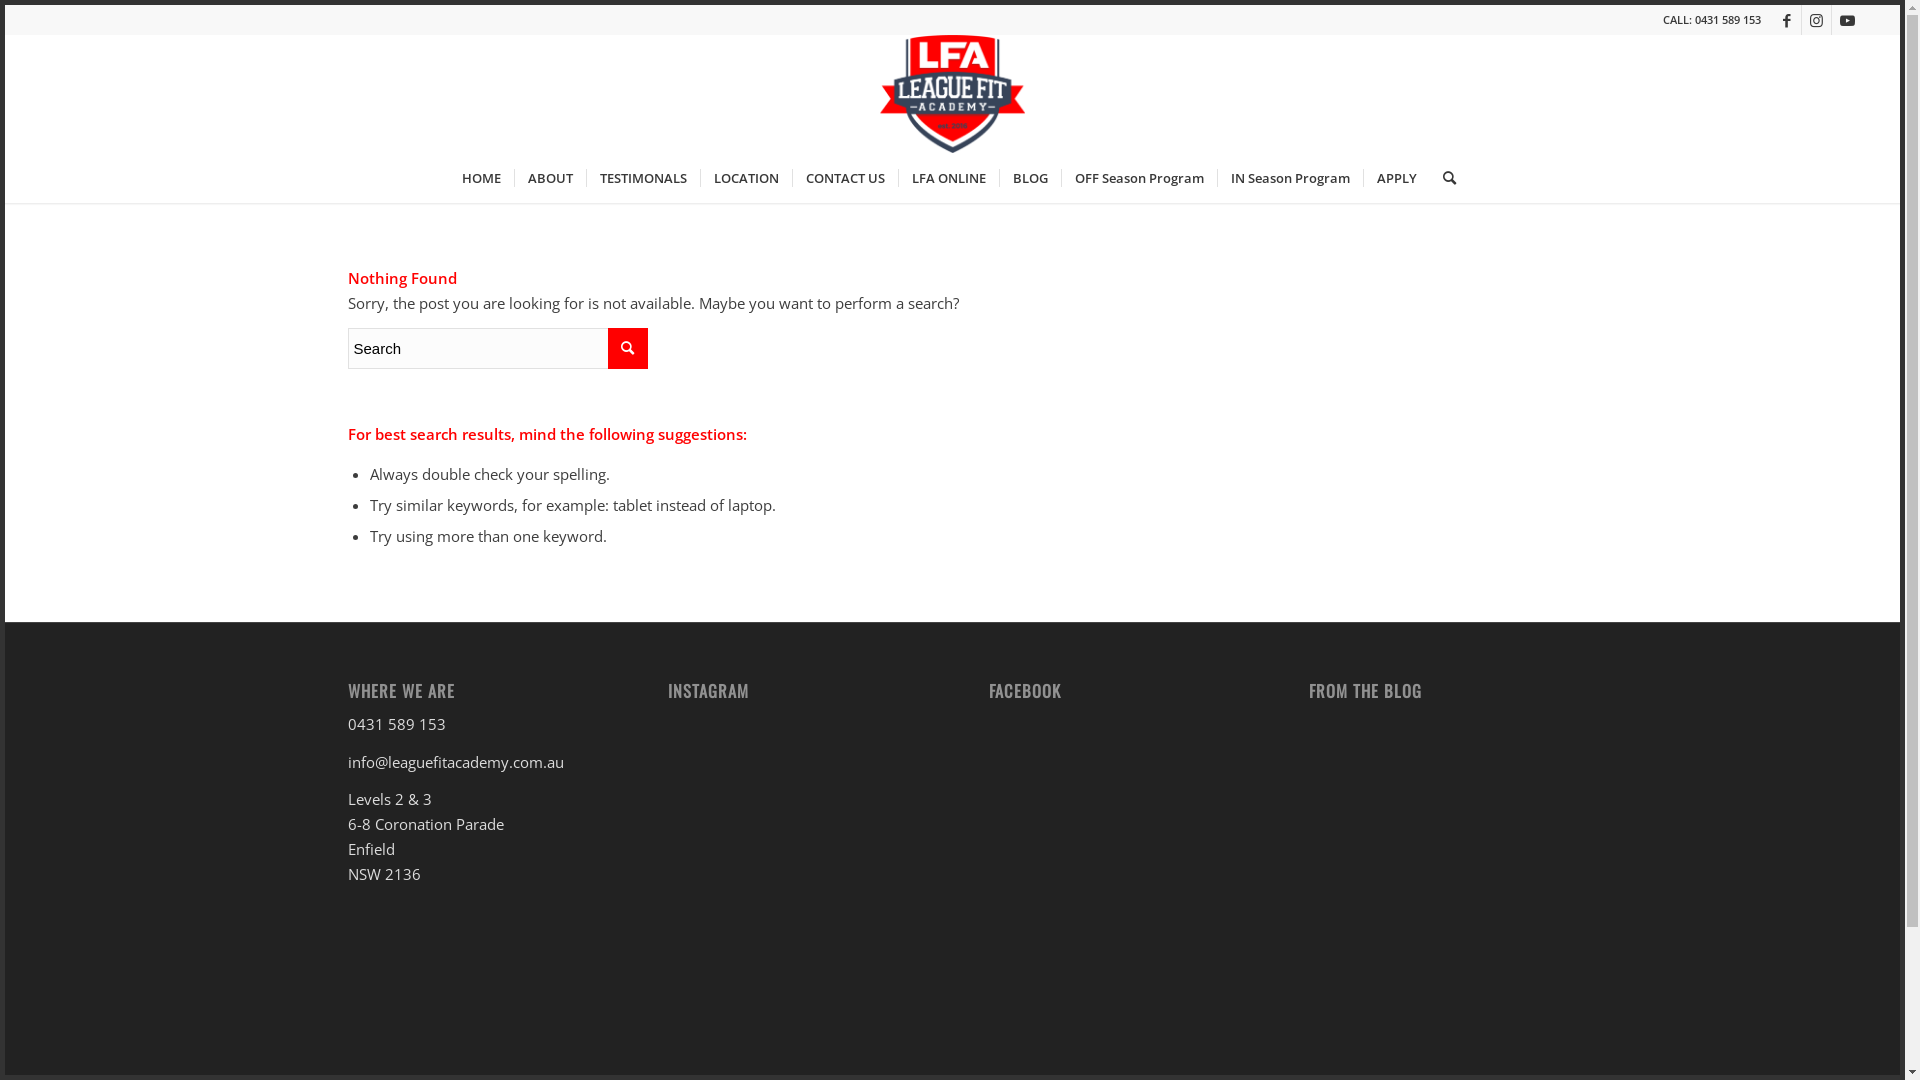  Describe the element at coordinates (1216, 176) in the screenshot. I see `'IN Season Program'` at that location.